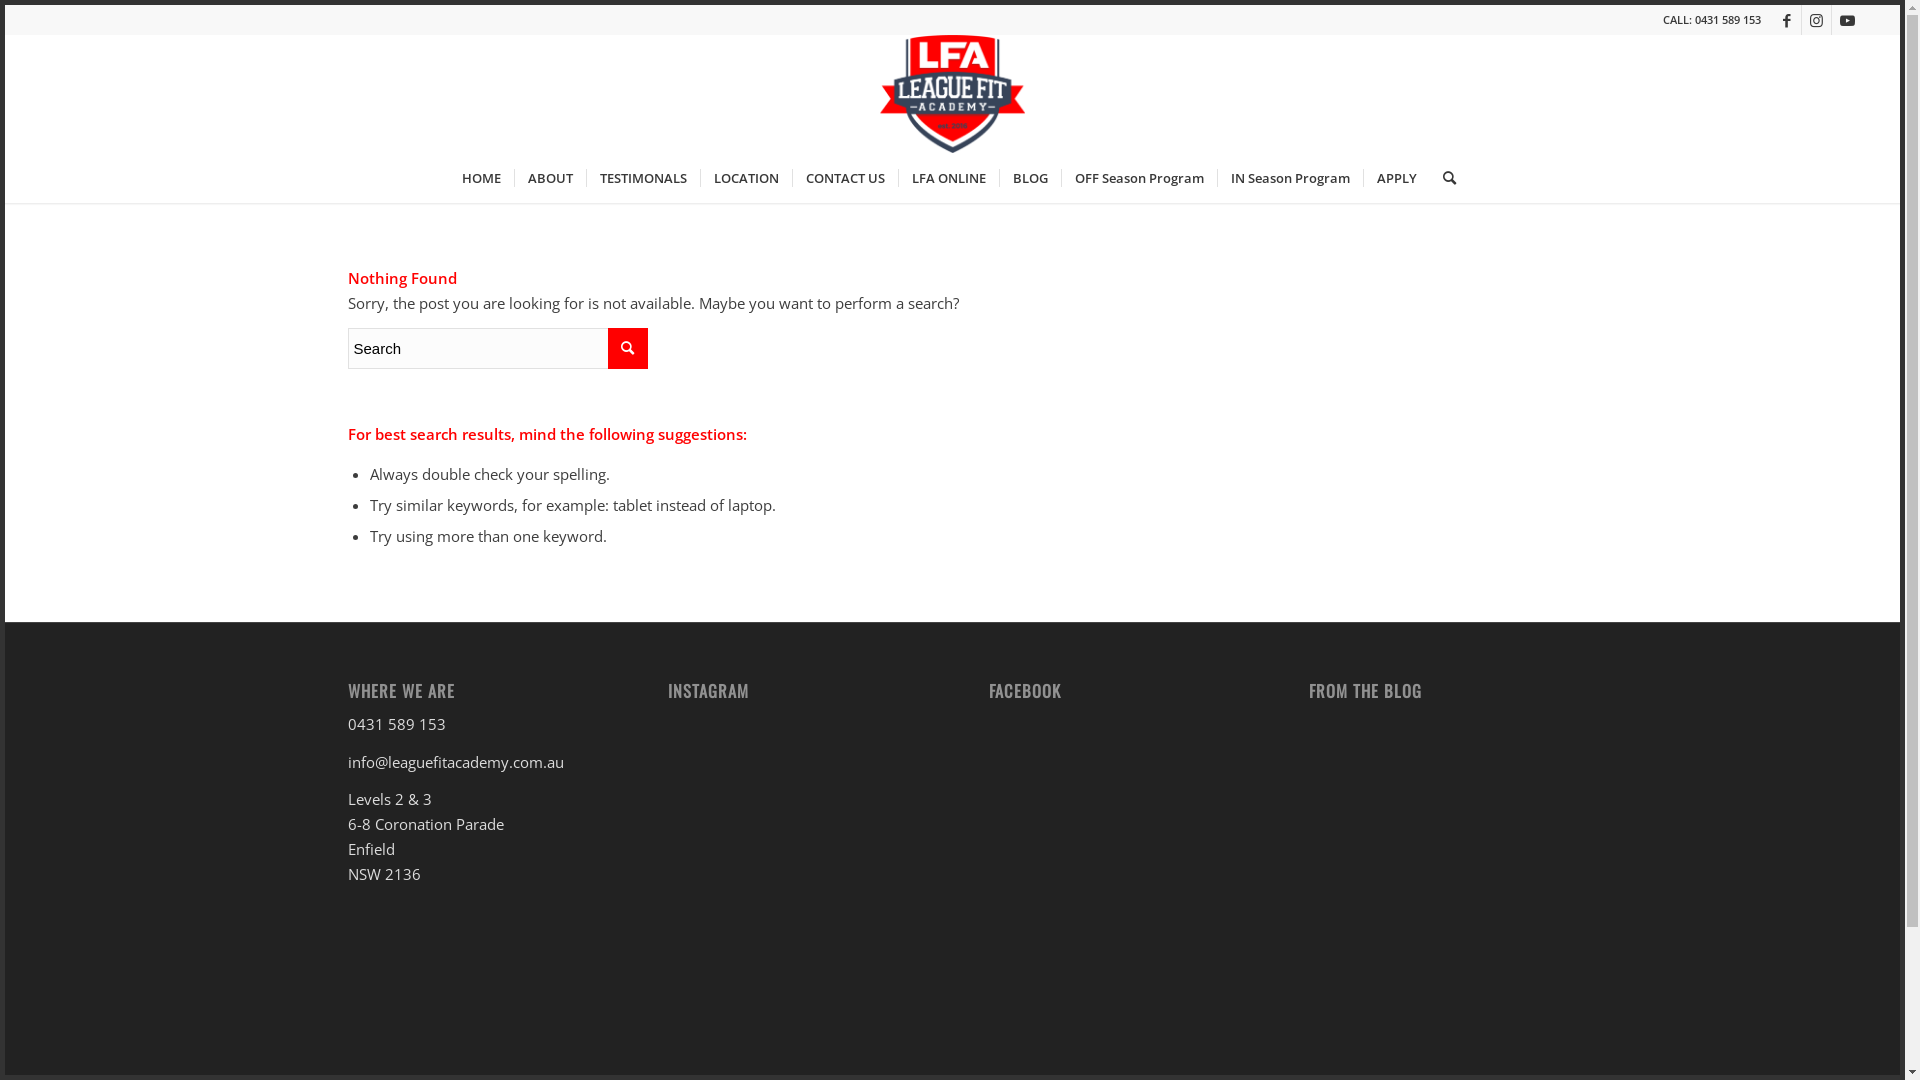  Describe the element at coordinates (1216, 176) in the screenshot. I see `'IN Season Program'` at that location.